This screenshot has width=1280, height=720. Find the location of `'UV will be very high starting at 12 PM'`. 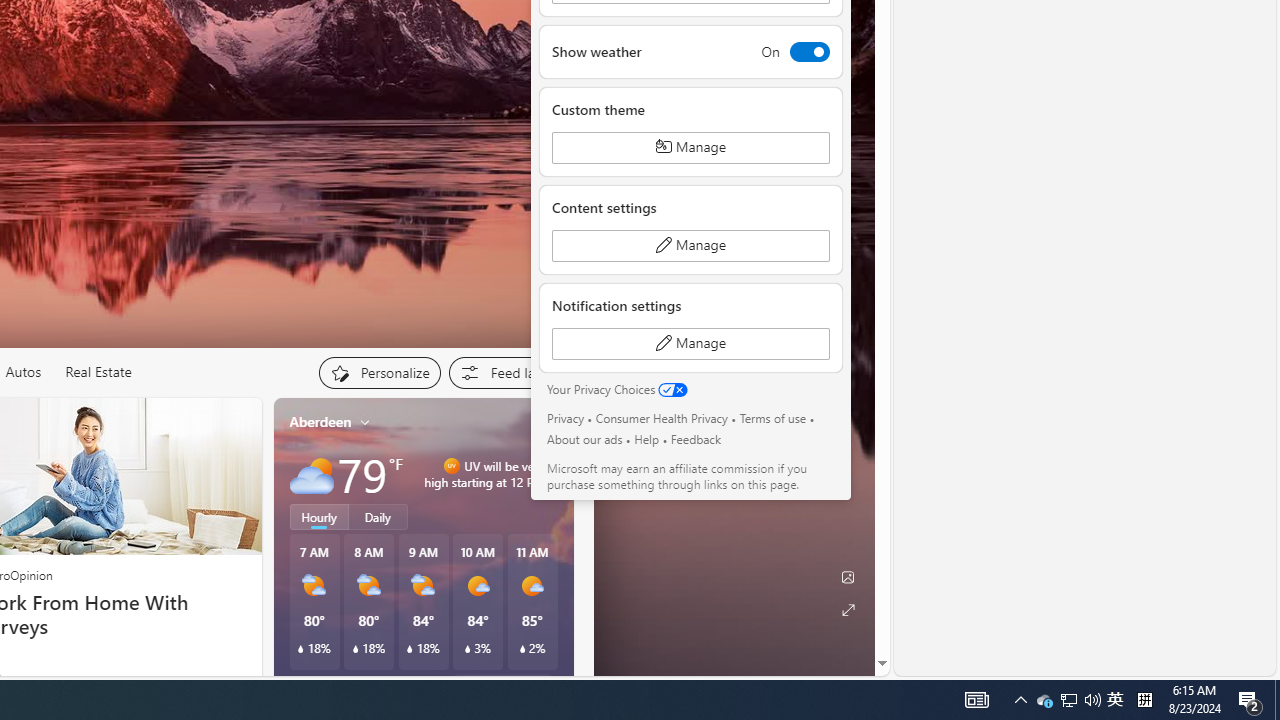

'UV will be very high starting at 12 PM' is located at coordinates (551, 474).